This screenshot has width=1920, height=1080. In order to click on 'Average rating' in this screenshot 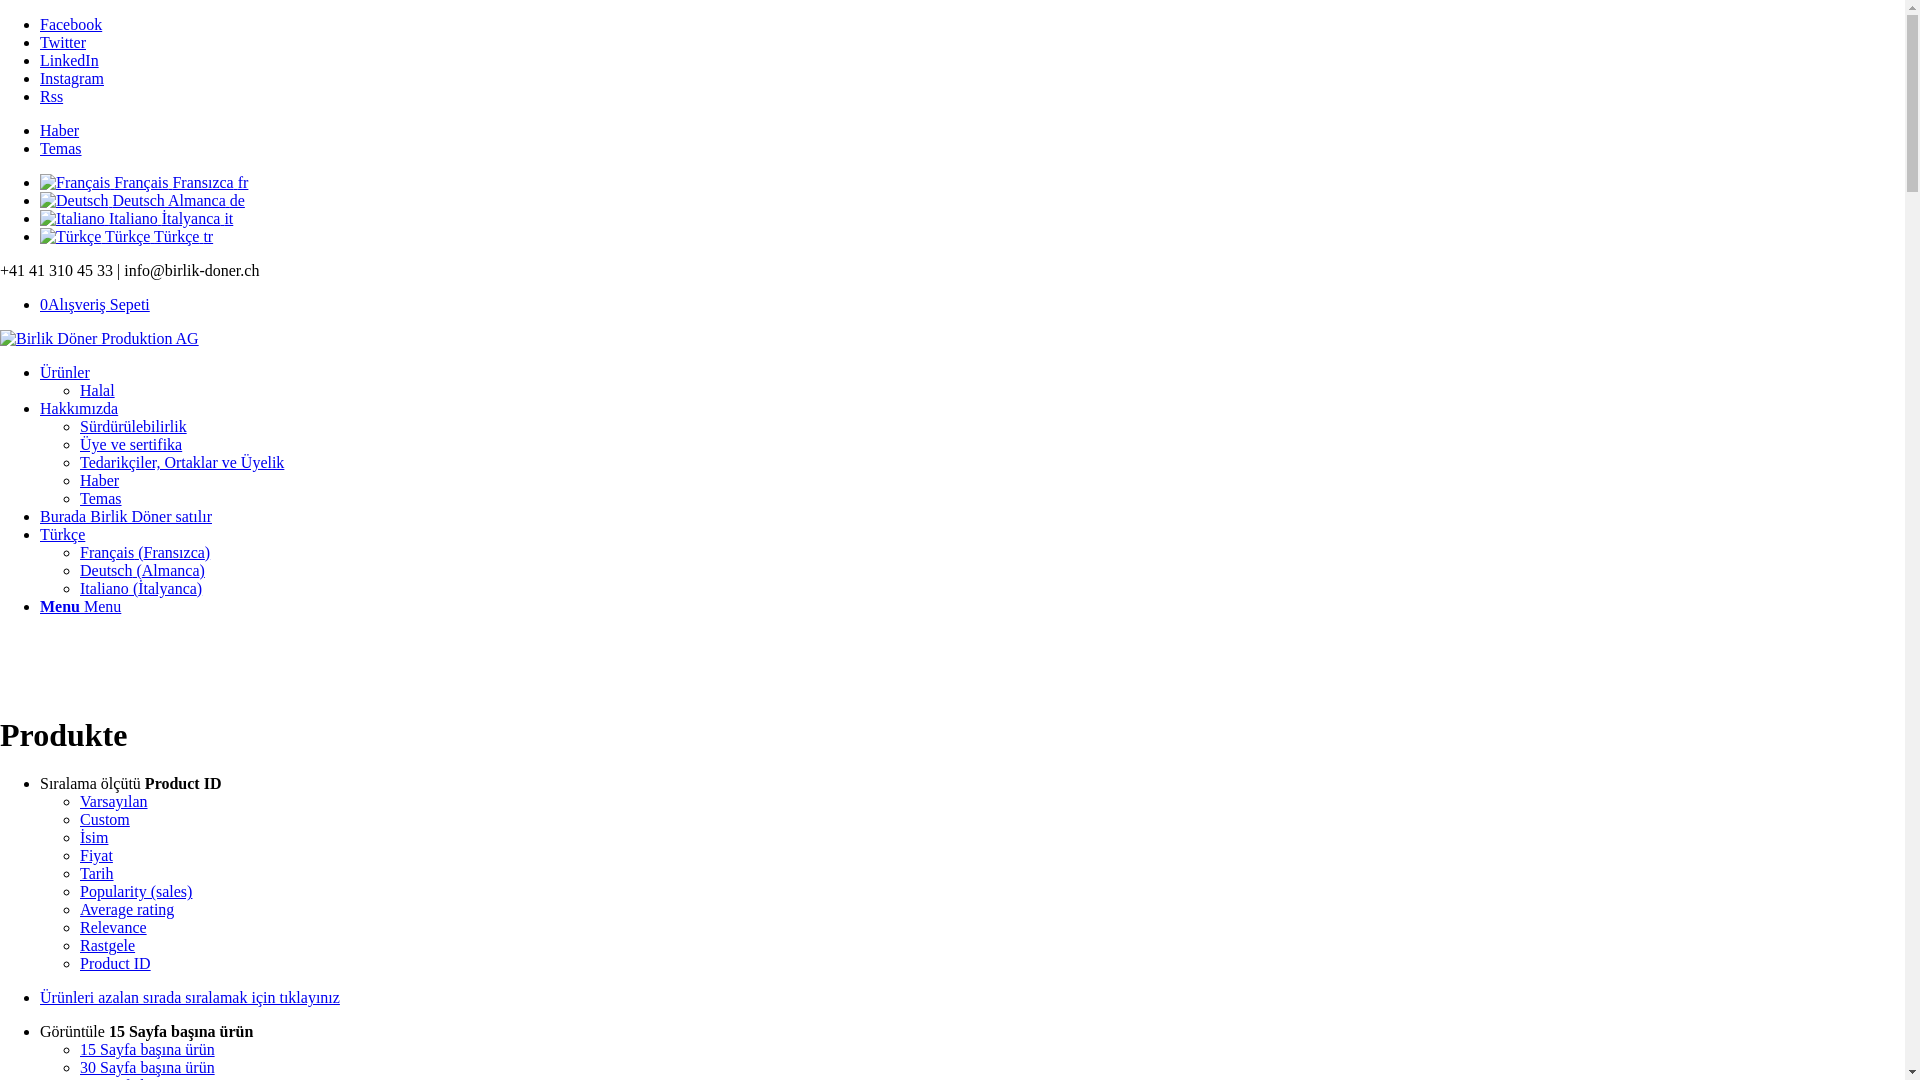, I will do `click(125, 909)`.